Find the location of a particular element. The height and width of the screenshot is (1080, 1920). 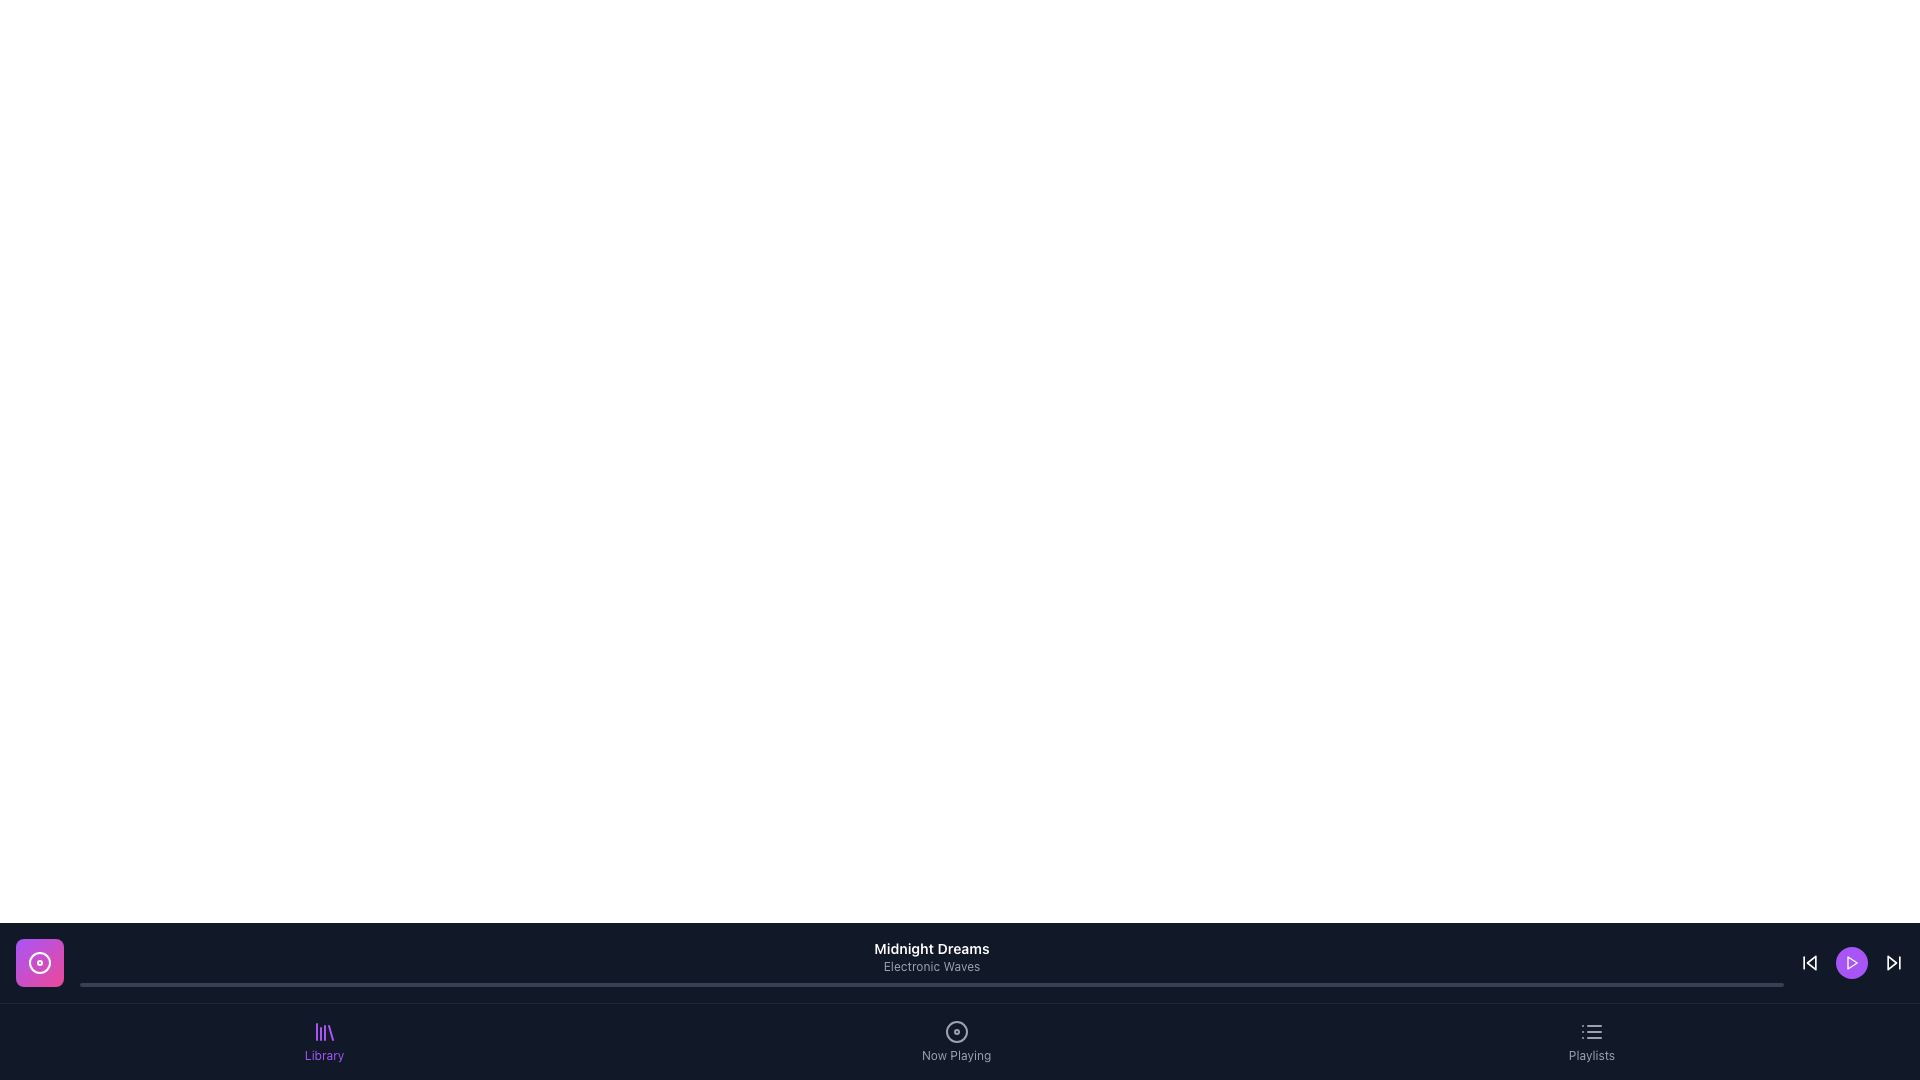

the 'Library' text label in the bottom navigation bar, which is positioned centrally and represents the Library section of the application is located at coordinates (324, 1055).